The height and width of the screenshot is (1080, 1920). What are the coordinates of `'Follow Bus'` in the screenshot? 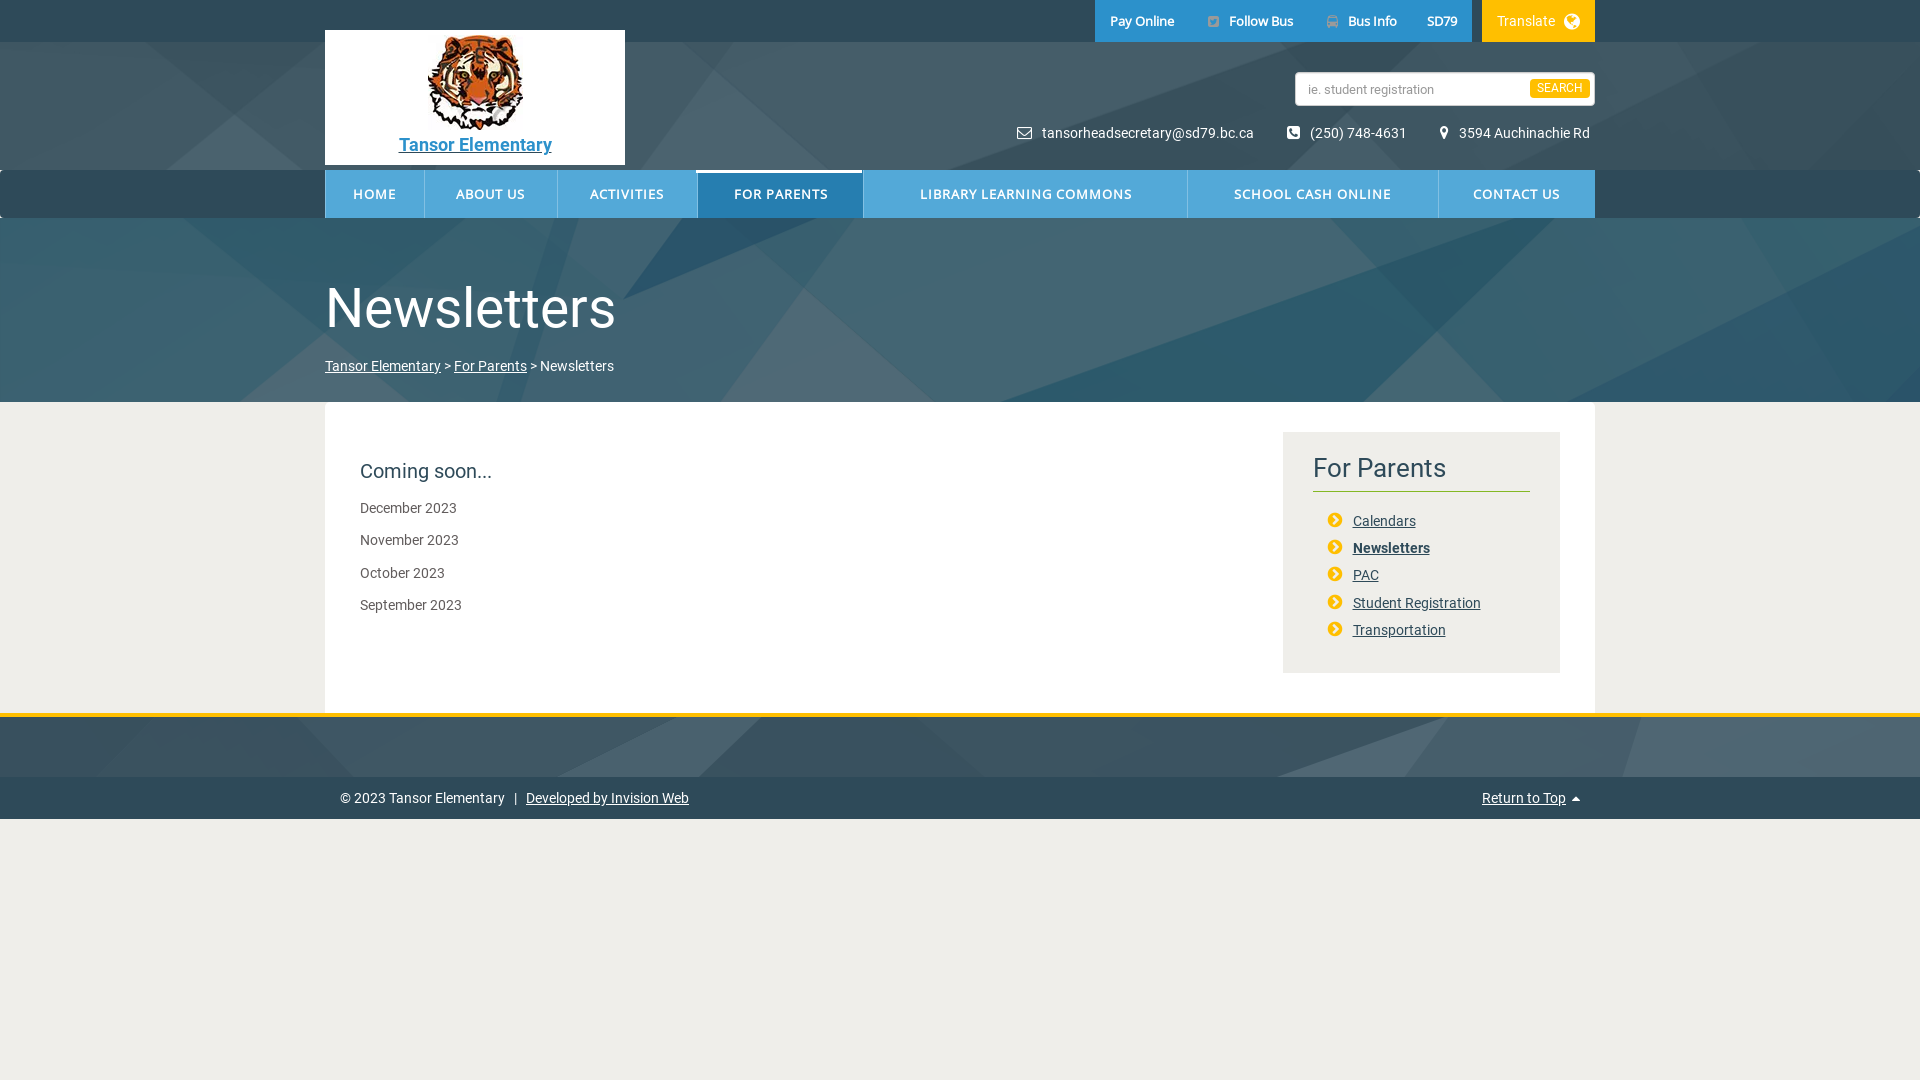 It's located at (1247, 20).